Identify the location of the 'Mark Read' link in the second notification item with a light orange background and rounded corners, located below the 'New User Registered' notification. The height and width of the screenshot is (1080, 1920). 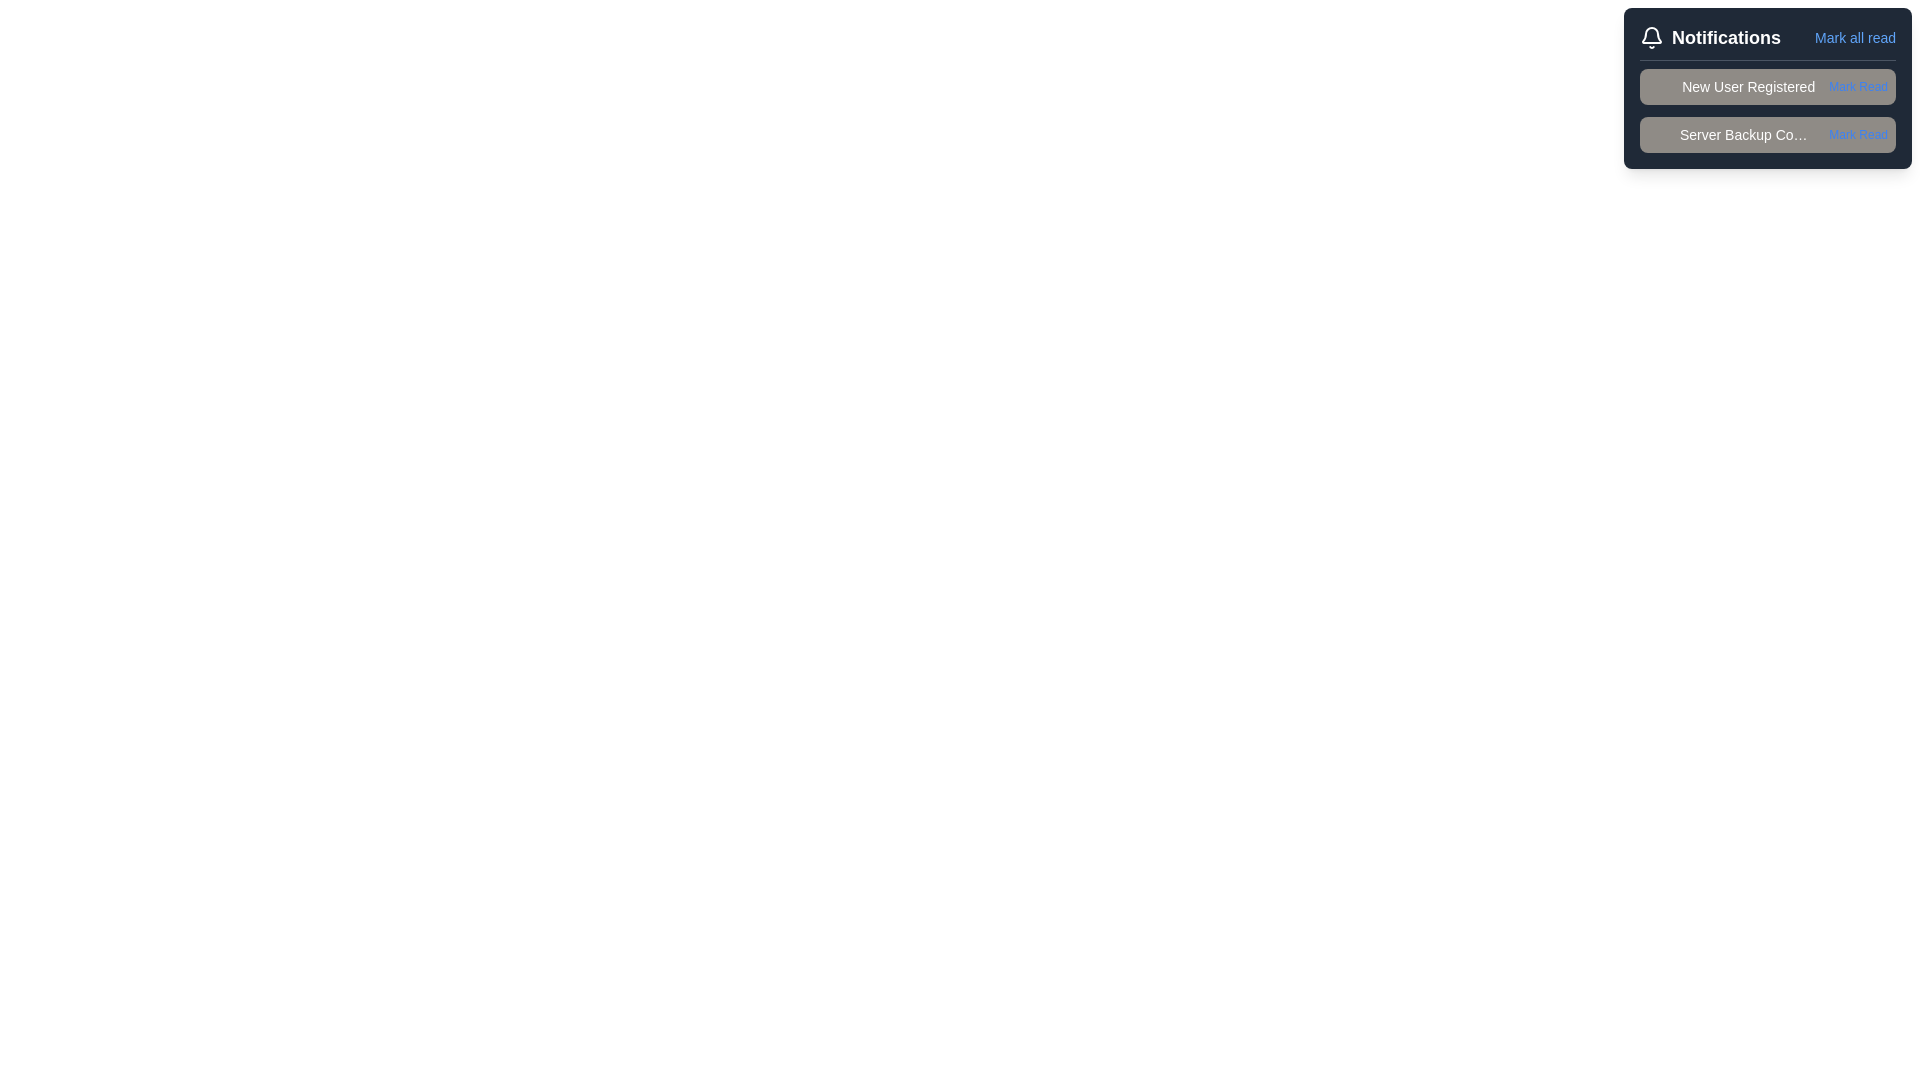
(1767, 135).